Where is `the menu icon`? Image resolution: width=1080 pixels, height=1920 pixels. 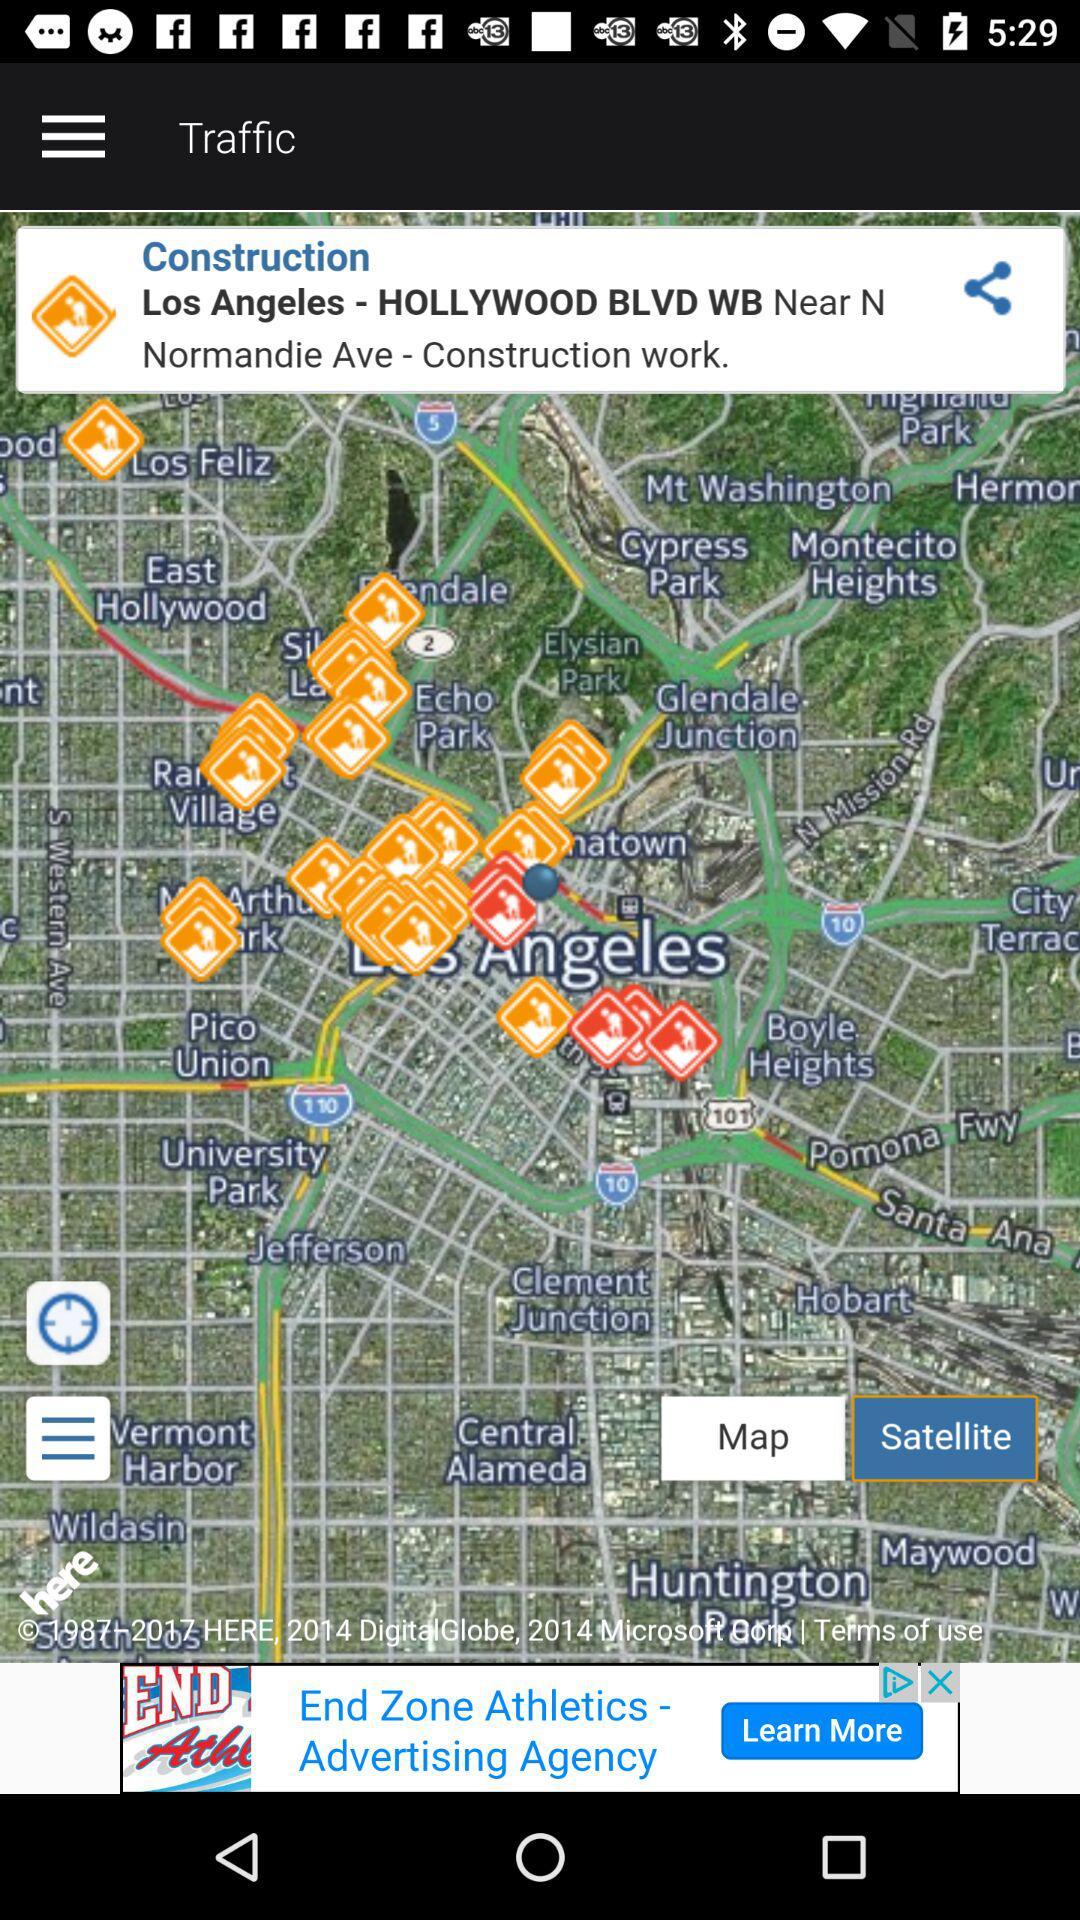 the menu icon is located at coordinates (72, 135).